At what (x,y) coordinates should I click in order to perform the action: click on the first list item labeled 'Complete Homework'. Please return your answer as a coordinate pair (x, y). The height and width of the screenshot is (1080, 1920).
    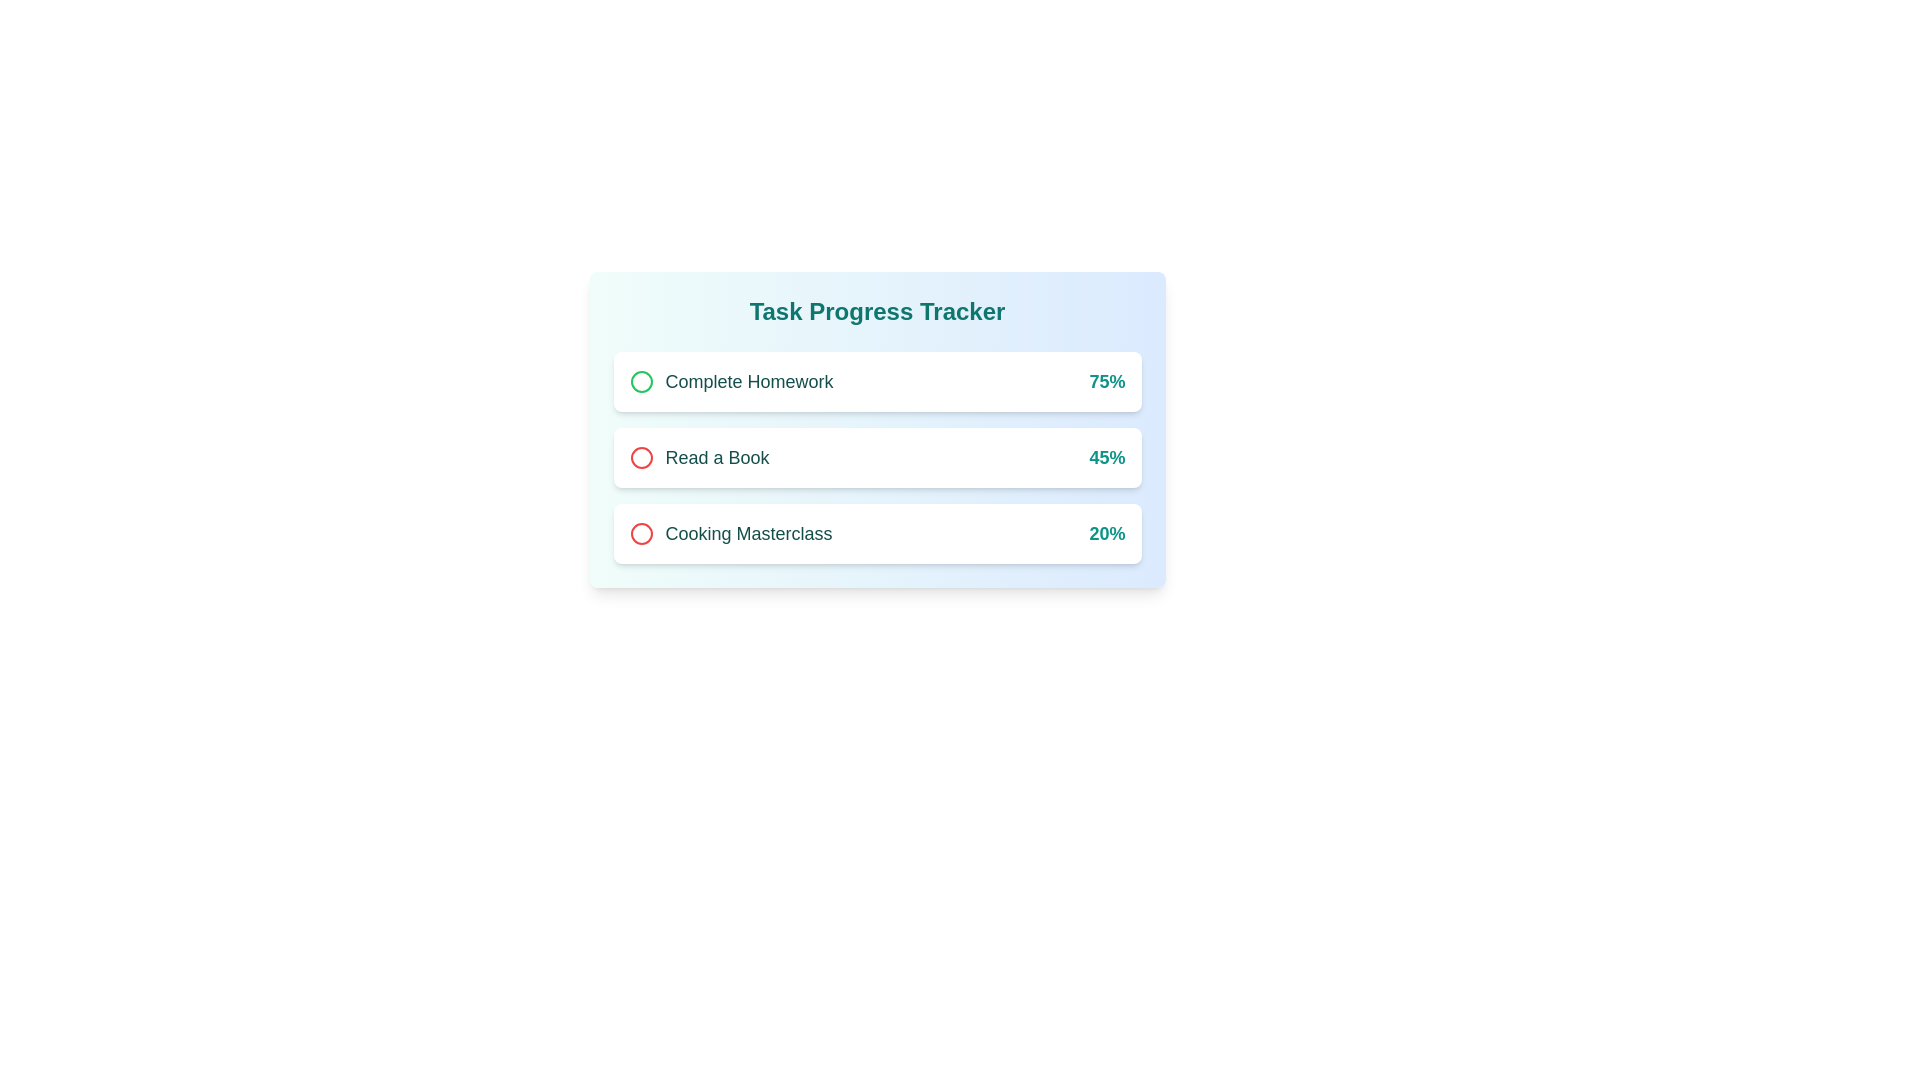
    Looking at the image, I should click on (877, 381).